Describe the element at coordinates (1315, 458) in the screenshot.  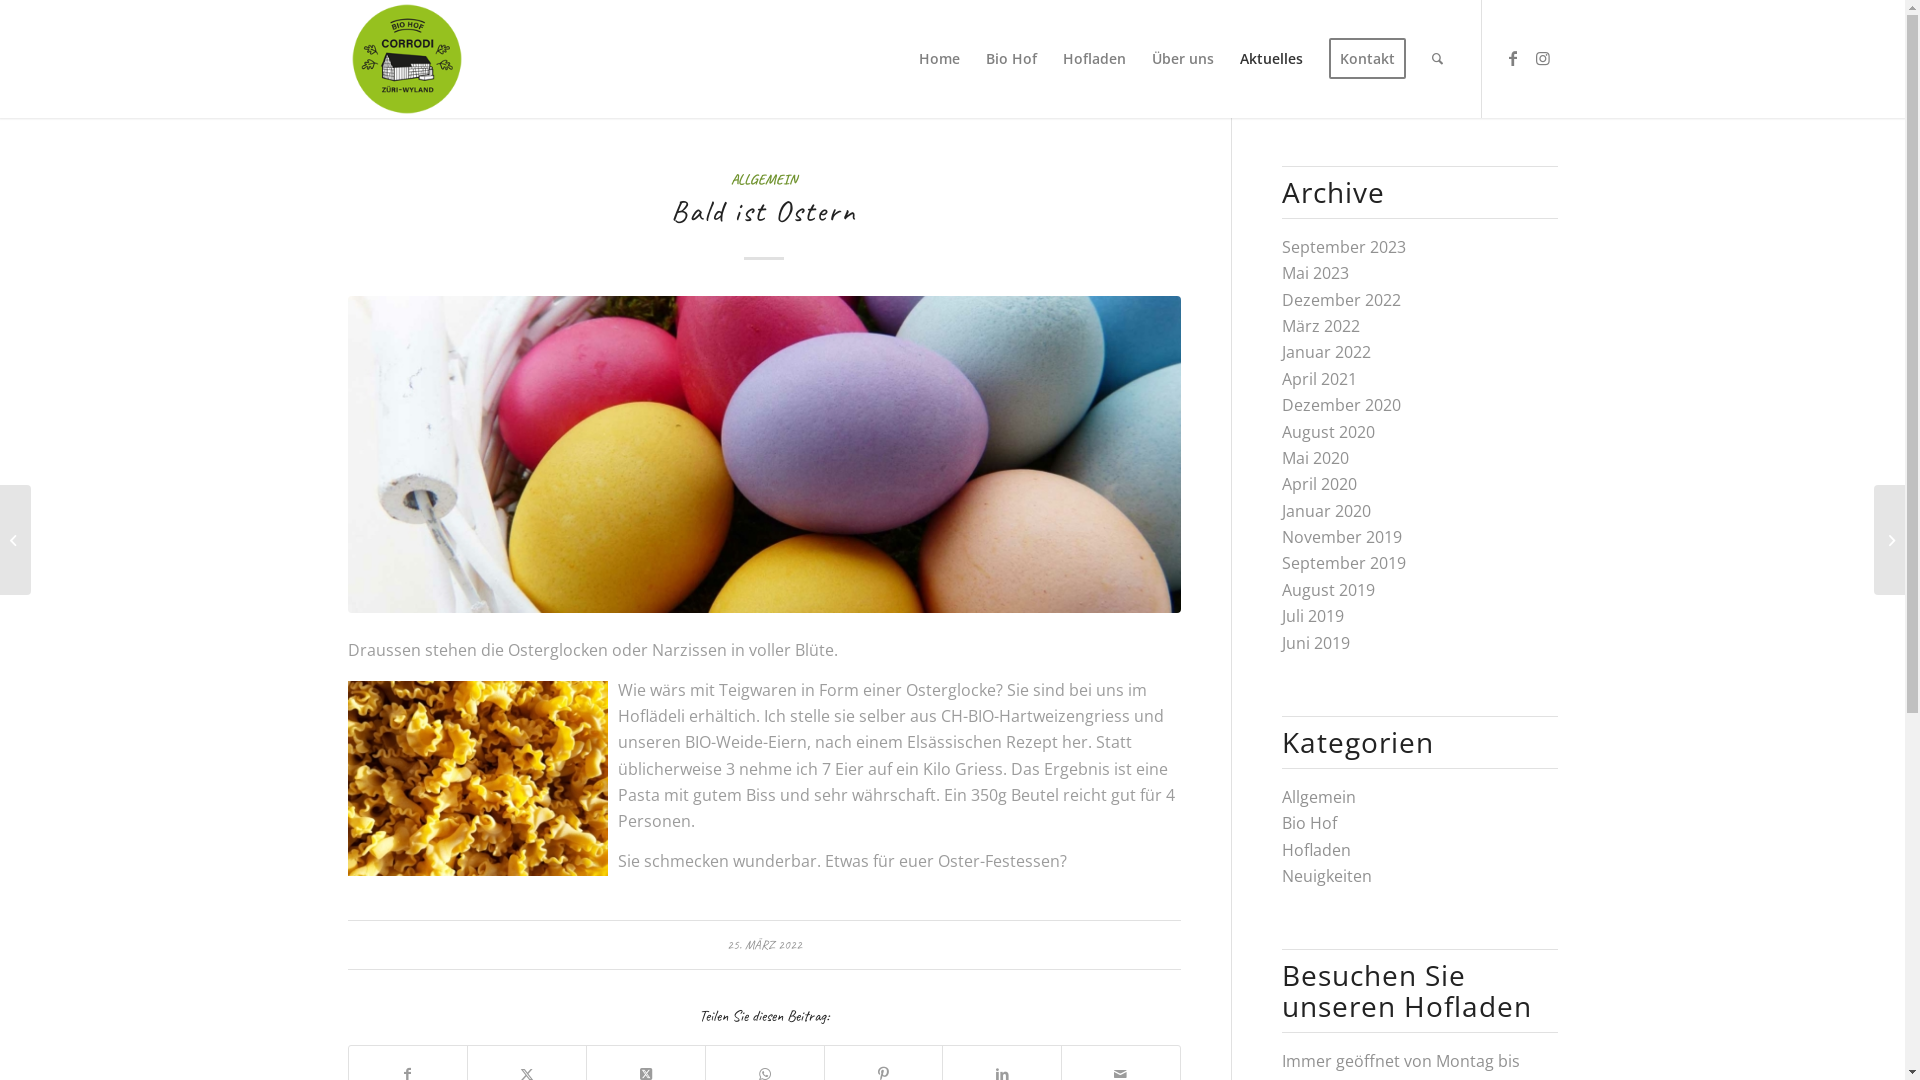
I see `'Mai 2020'` at that location.